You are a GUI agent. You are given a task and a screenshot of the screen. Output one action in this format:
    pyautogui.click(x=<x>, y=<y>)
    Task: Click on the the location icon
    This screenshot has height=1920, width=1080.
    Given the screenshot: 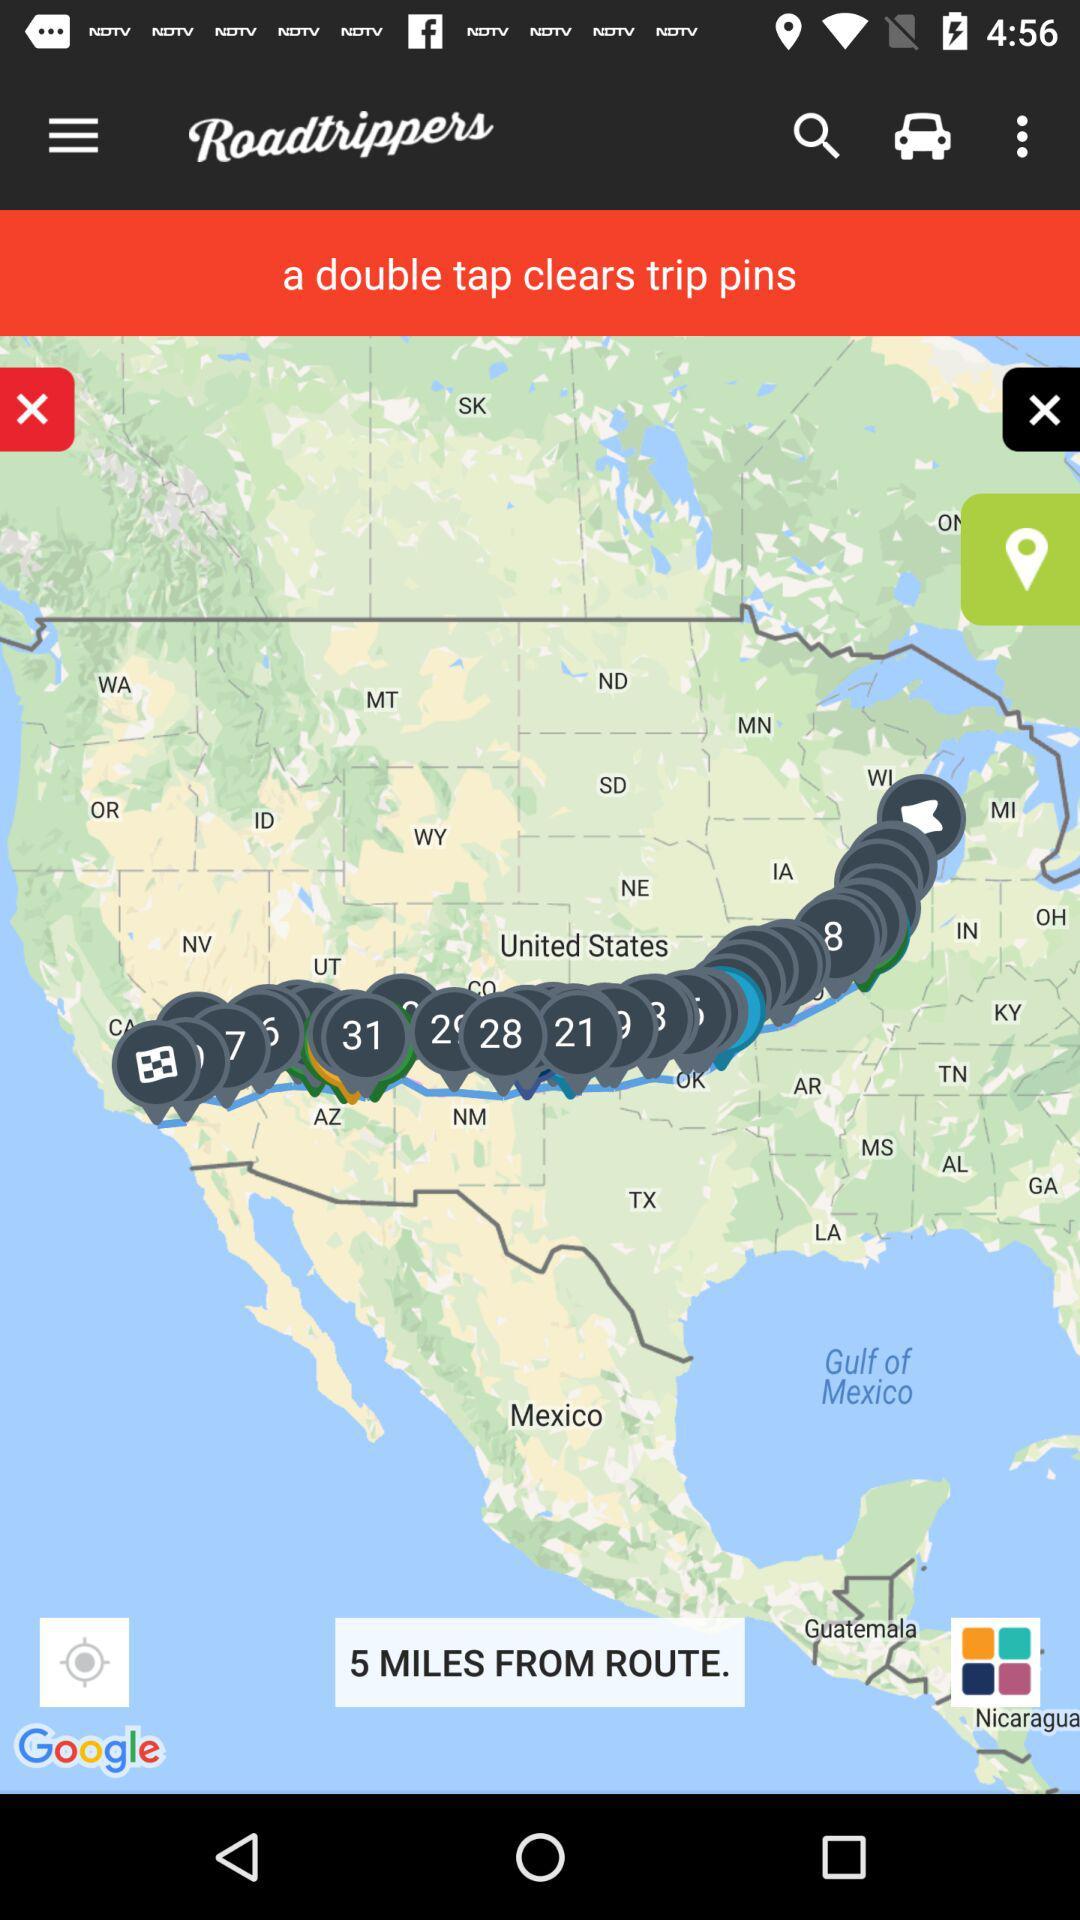 What is the action you would take?
    pyautogui.click(x=1020, y=559)
    